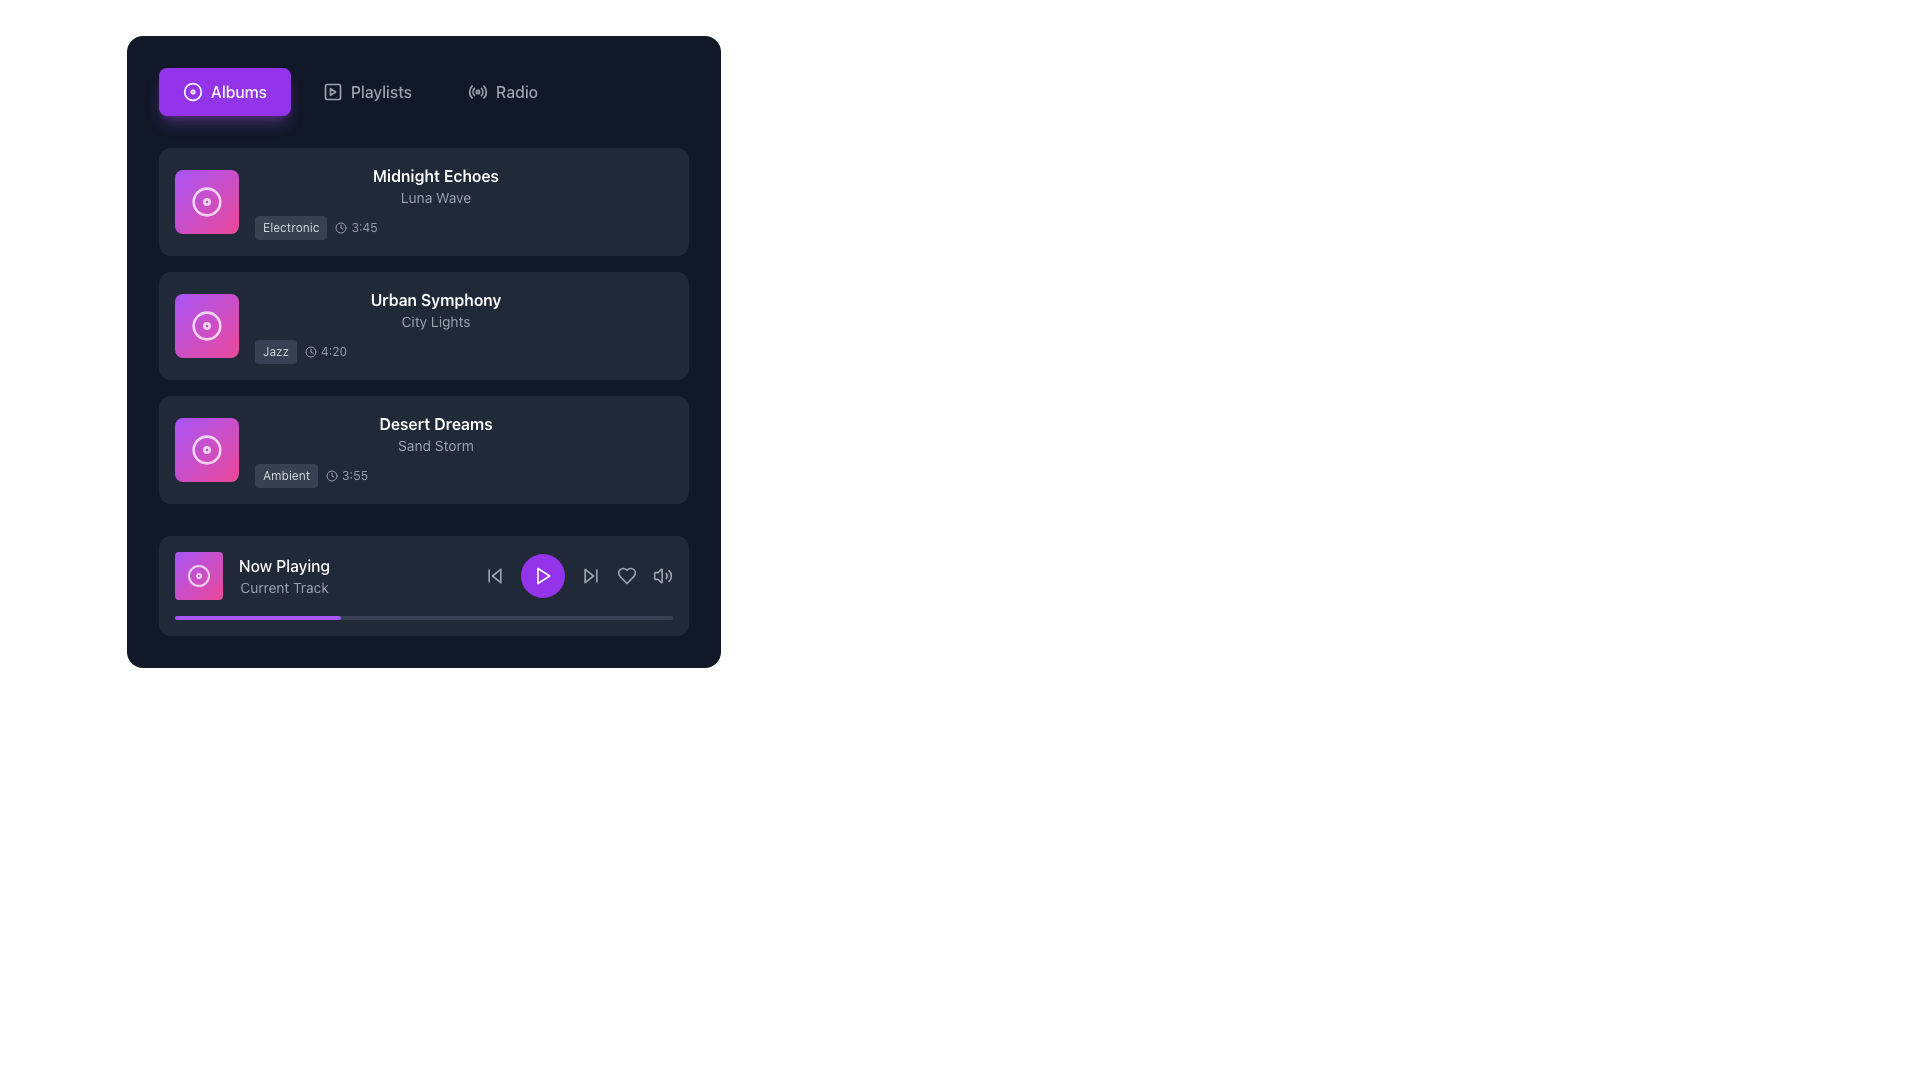 The image size is (1920, 1080). I want to click on the progress bar value, so click(245, 616).